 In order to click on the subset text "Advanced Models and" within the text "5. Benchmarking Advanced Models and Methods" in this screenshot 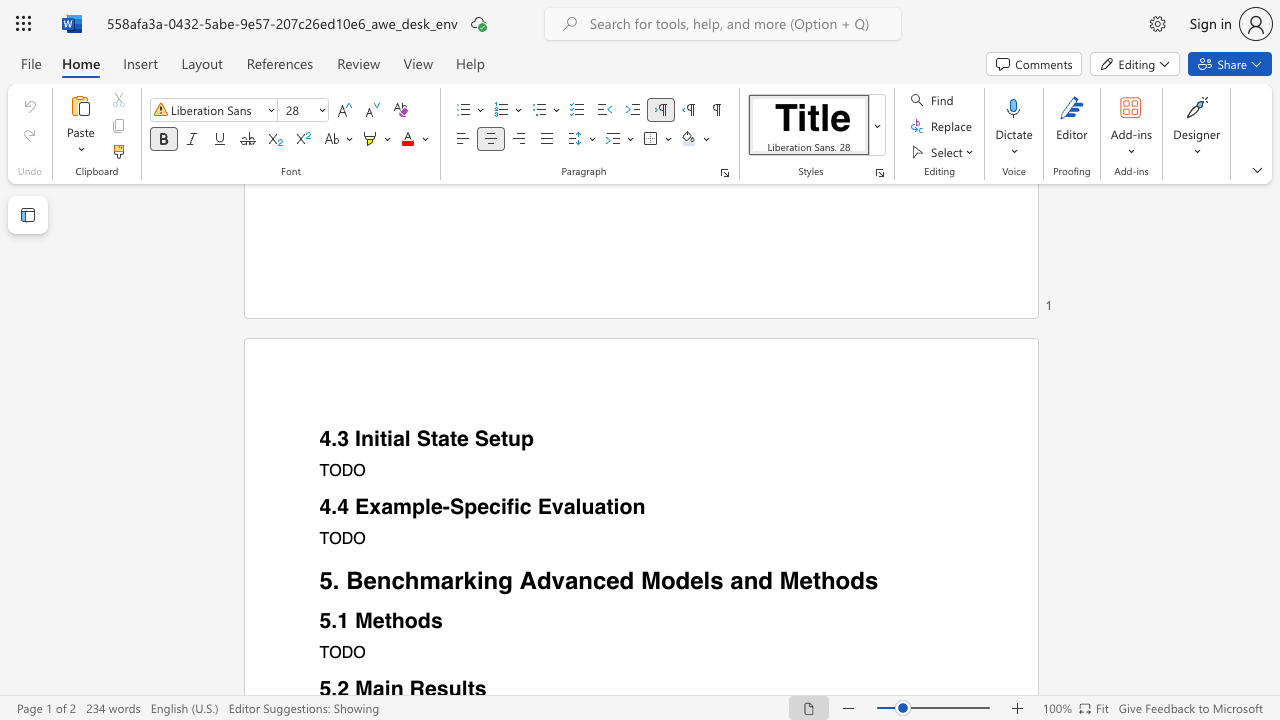, I will do `click(519, 580)`.